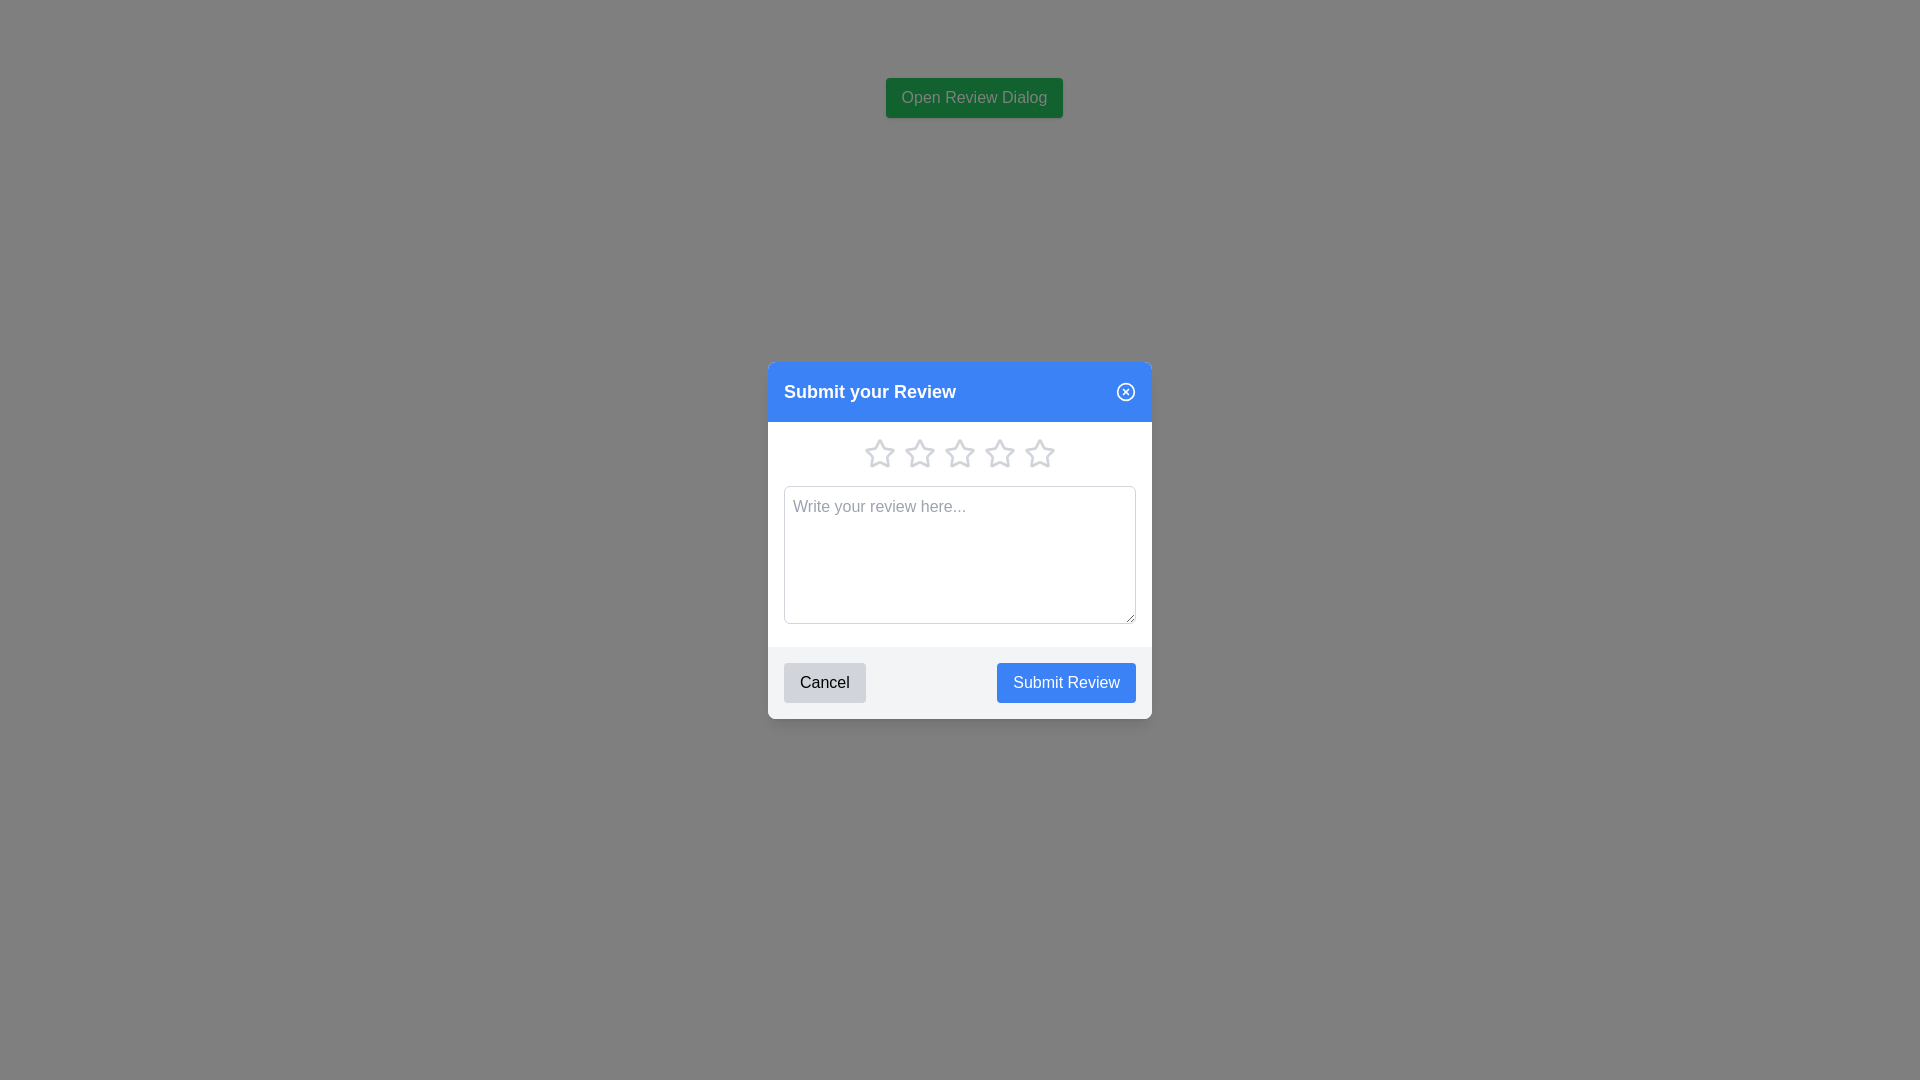  What do you see at coordinates (824, 681) in the screenshot?
I see `the cancel button located in the footer section of the 'Submit your Review' dialog box, positioned to the left of the 'Submit Review' button` at bounding box center [824, 681].